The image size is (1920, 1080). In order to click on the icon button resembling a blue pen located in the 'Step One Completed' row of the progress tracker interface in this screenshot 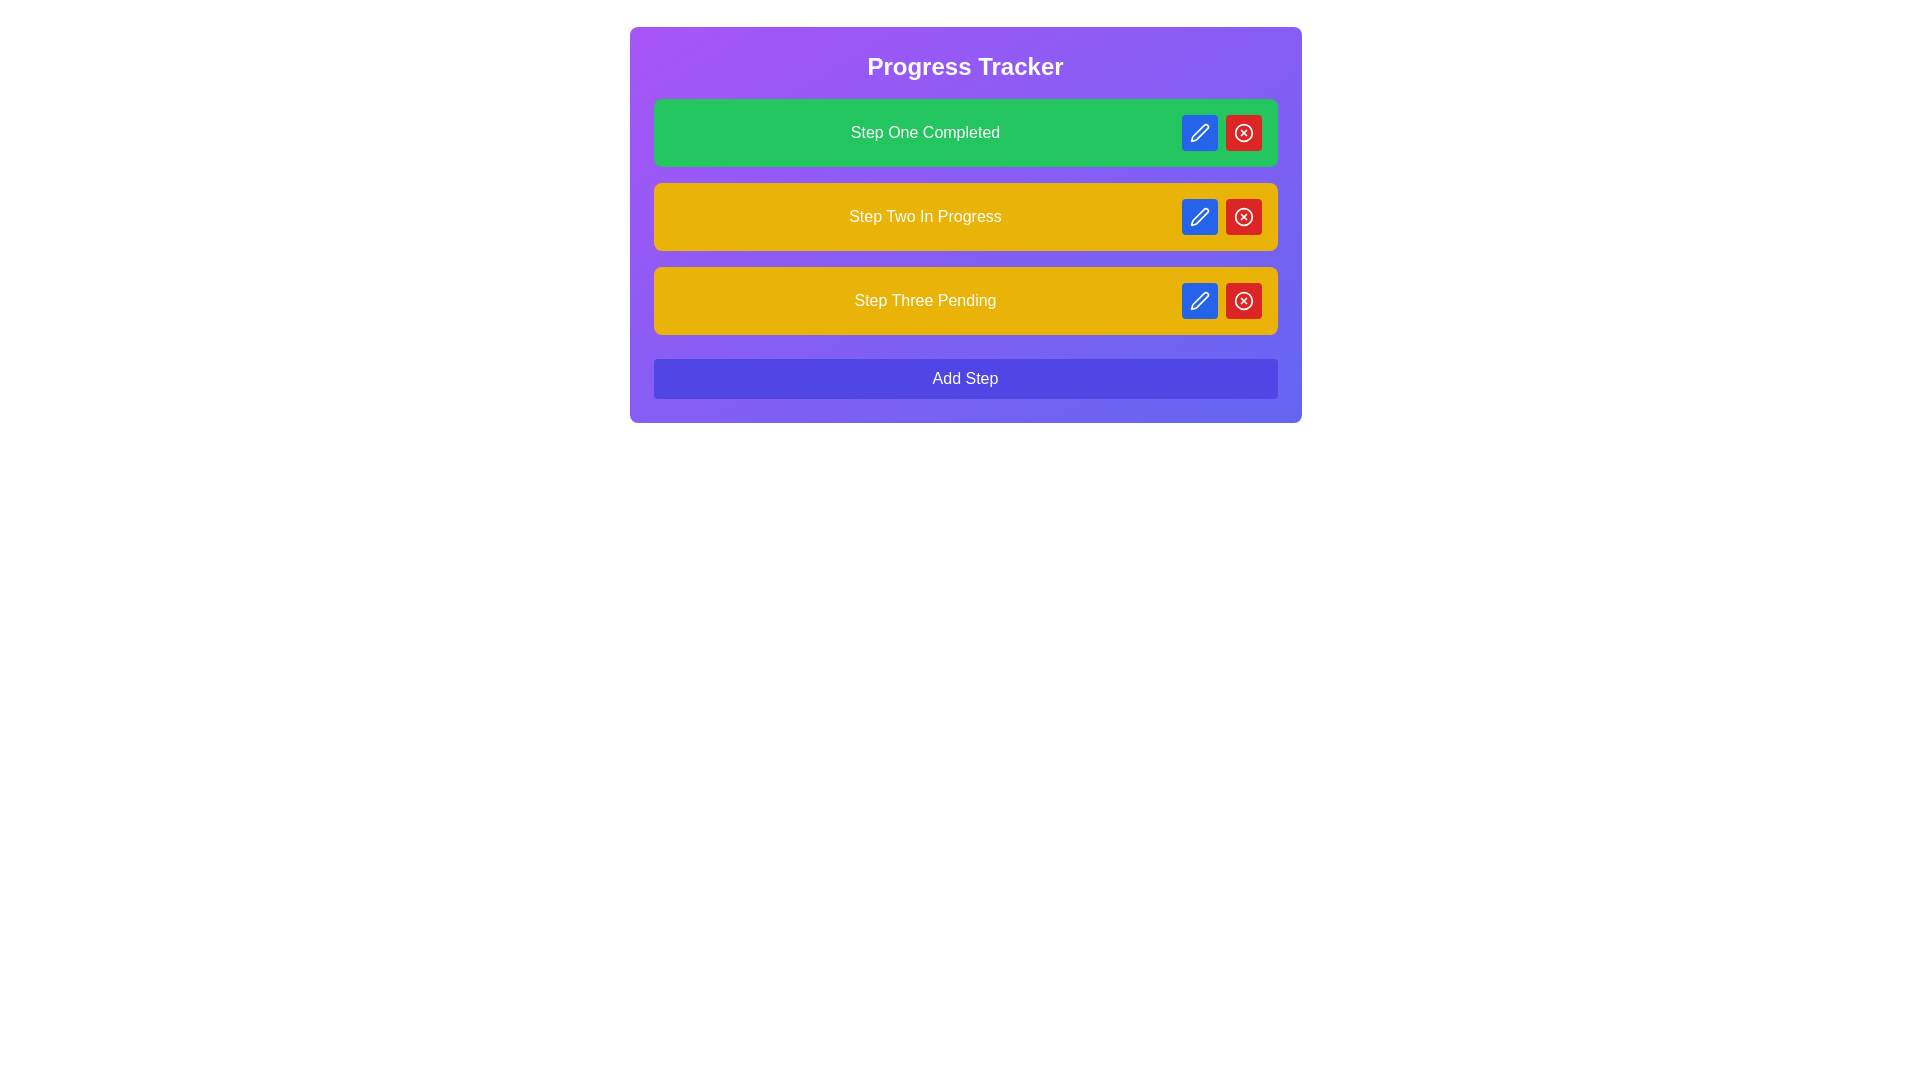, I will do `click(1199, 132)`.